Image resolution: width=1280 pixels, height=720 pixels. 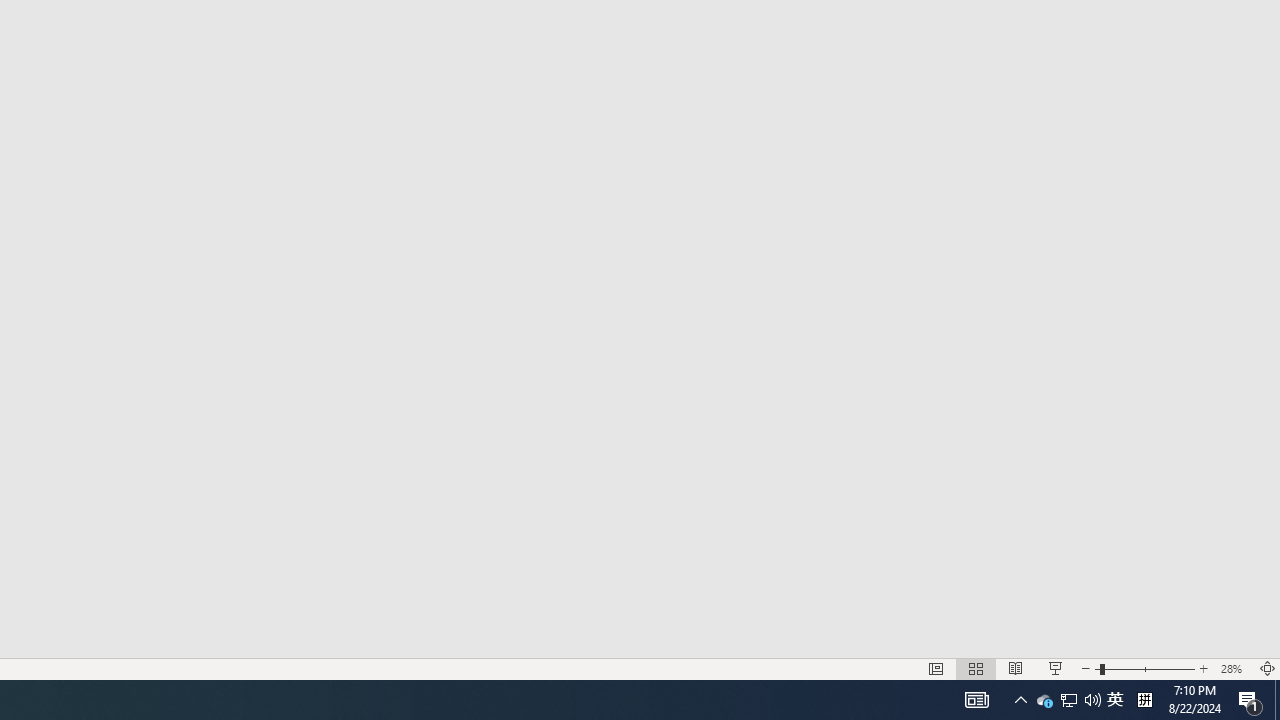 What do you see at coordinates (1233, 669) in the screenshot?
I see `'Zoom 28%'` at bounding box center [1233, 669].